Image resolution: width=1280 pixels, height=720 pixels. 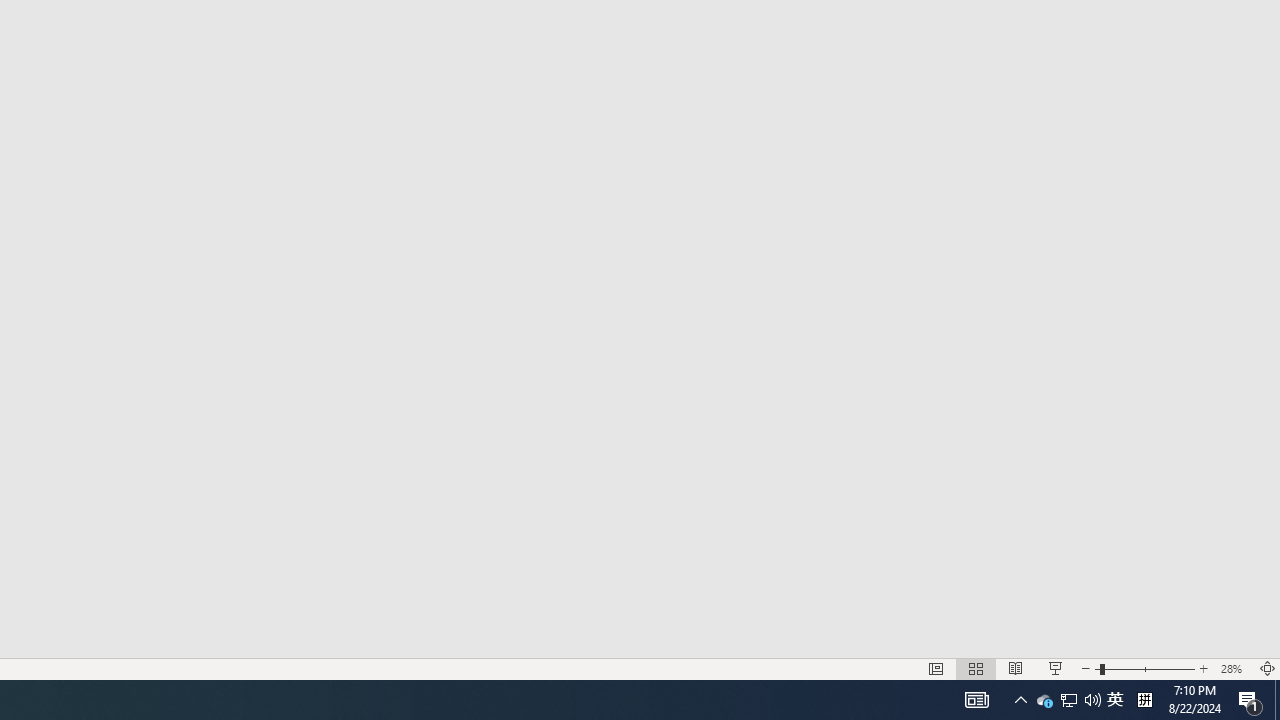 What do you see at coordinates (1233, 669) in the screenshot?
I see `'Zoom 28%'` at bounding box center [1233, 669].